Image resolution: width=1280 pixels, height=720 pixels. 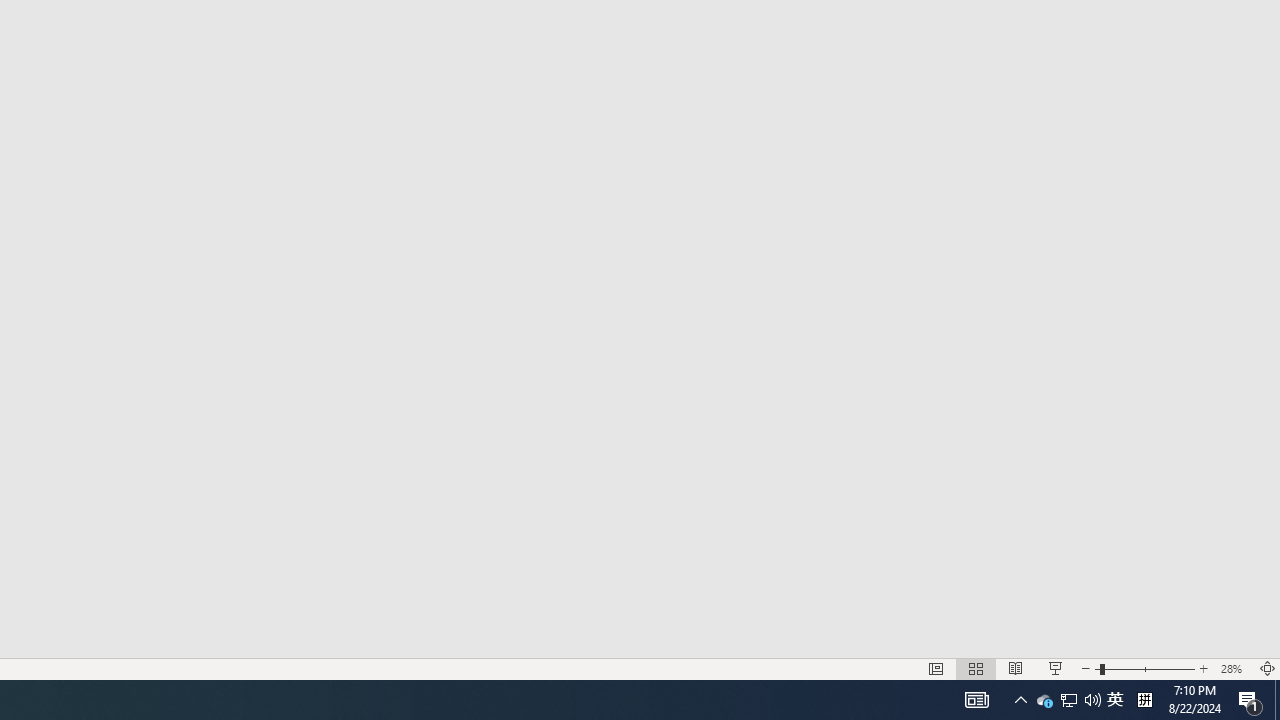 What do you see at coordinates (1233, 669) in the screenshot?
I see `'Zoom 28%'` at bounding box center [1233, 669].